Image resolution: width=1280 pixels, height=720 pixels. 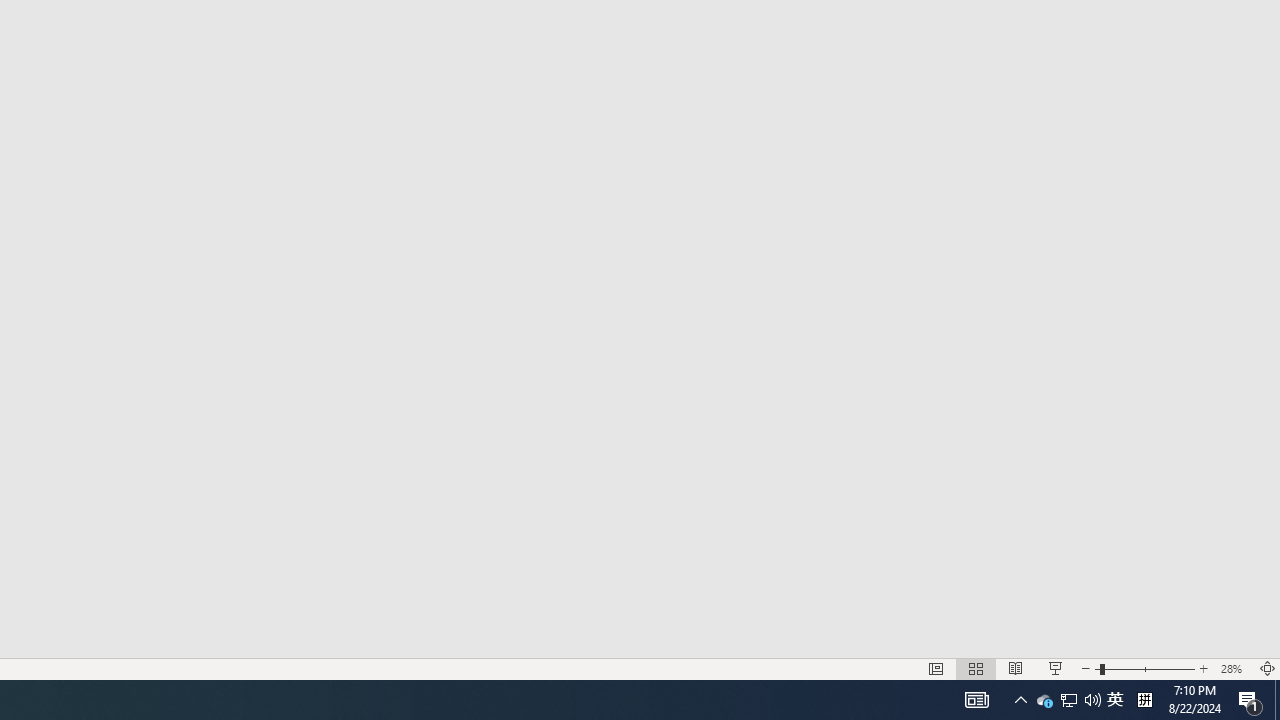 What do you see at coordinates (1233, 669) in the screenshot?
I see `'Zoom 28%'` at bounding box center [1233, 669].